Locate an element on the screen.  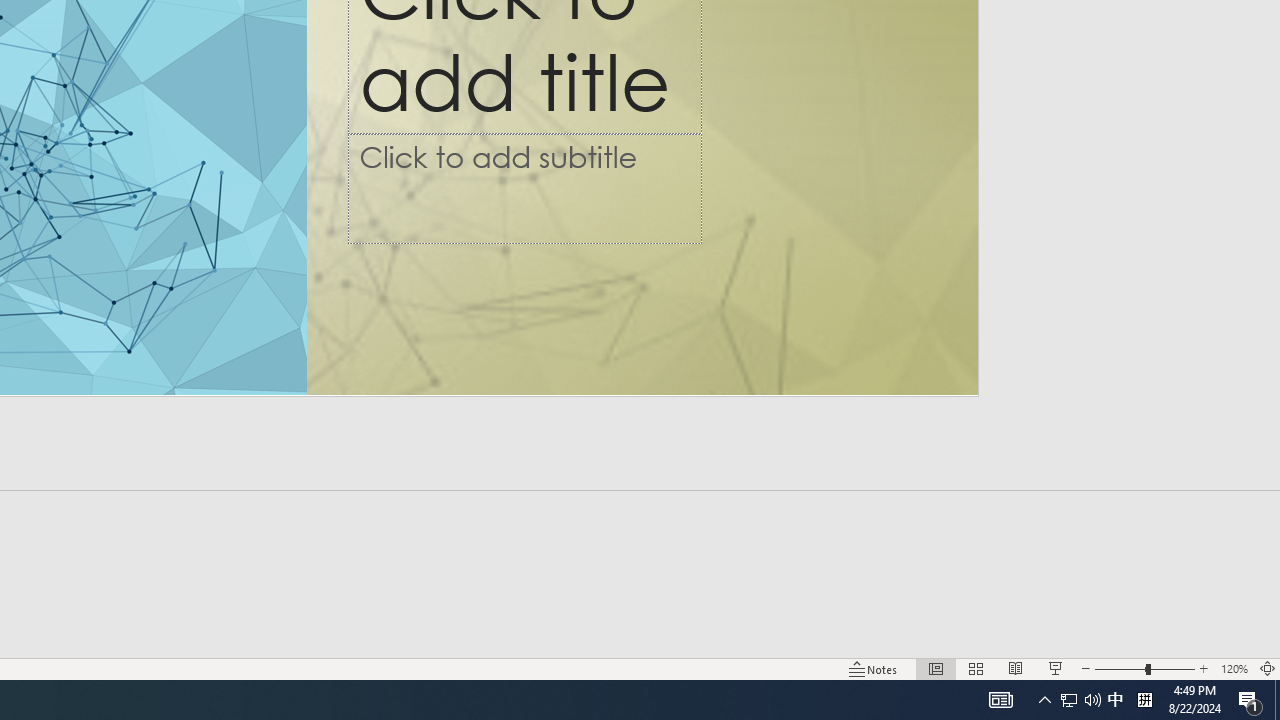
'Zoom 120%' is located at coordinates (1233, 669).